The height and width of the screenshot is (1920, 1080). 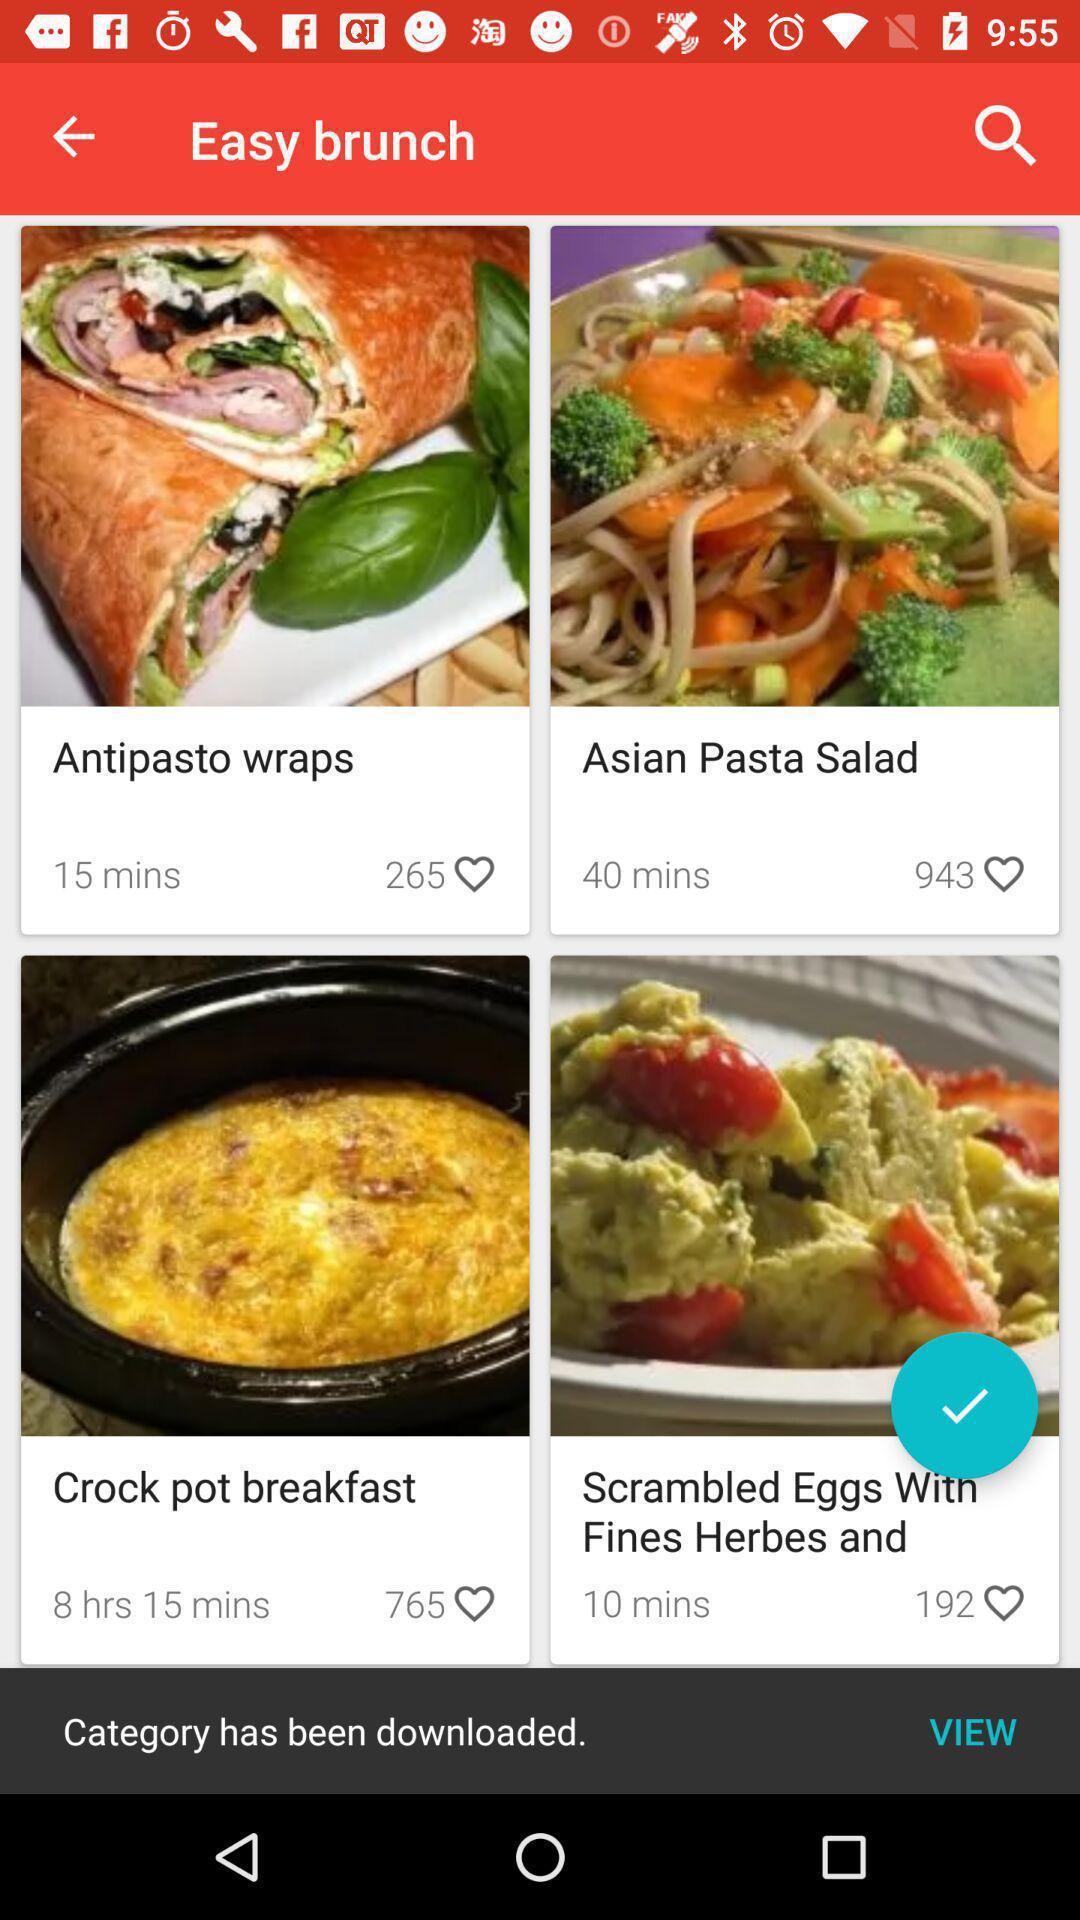 What do you see at coordinates (72, 135) in the screenshot?
I see `the item to the left of easy brunch icon` at bounding box center [72, 135].